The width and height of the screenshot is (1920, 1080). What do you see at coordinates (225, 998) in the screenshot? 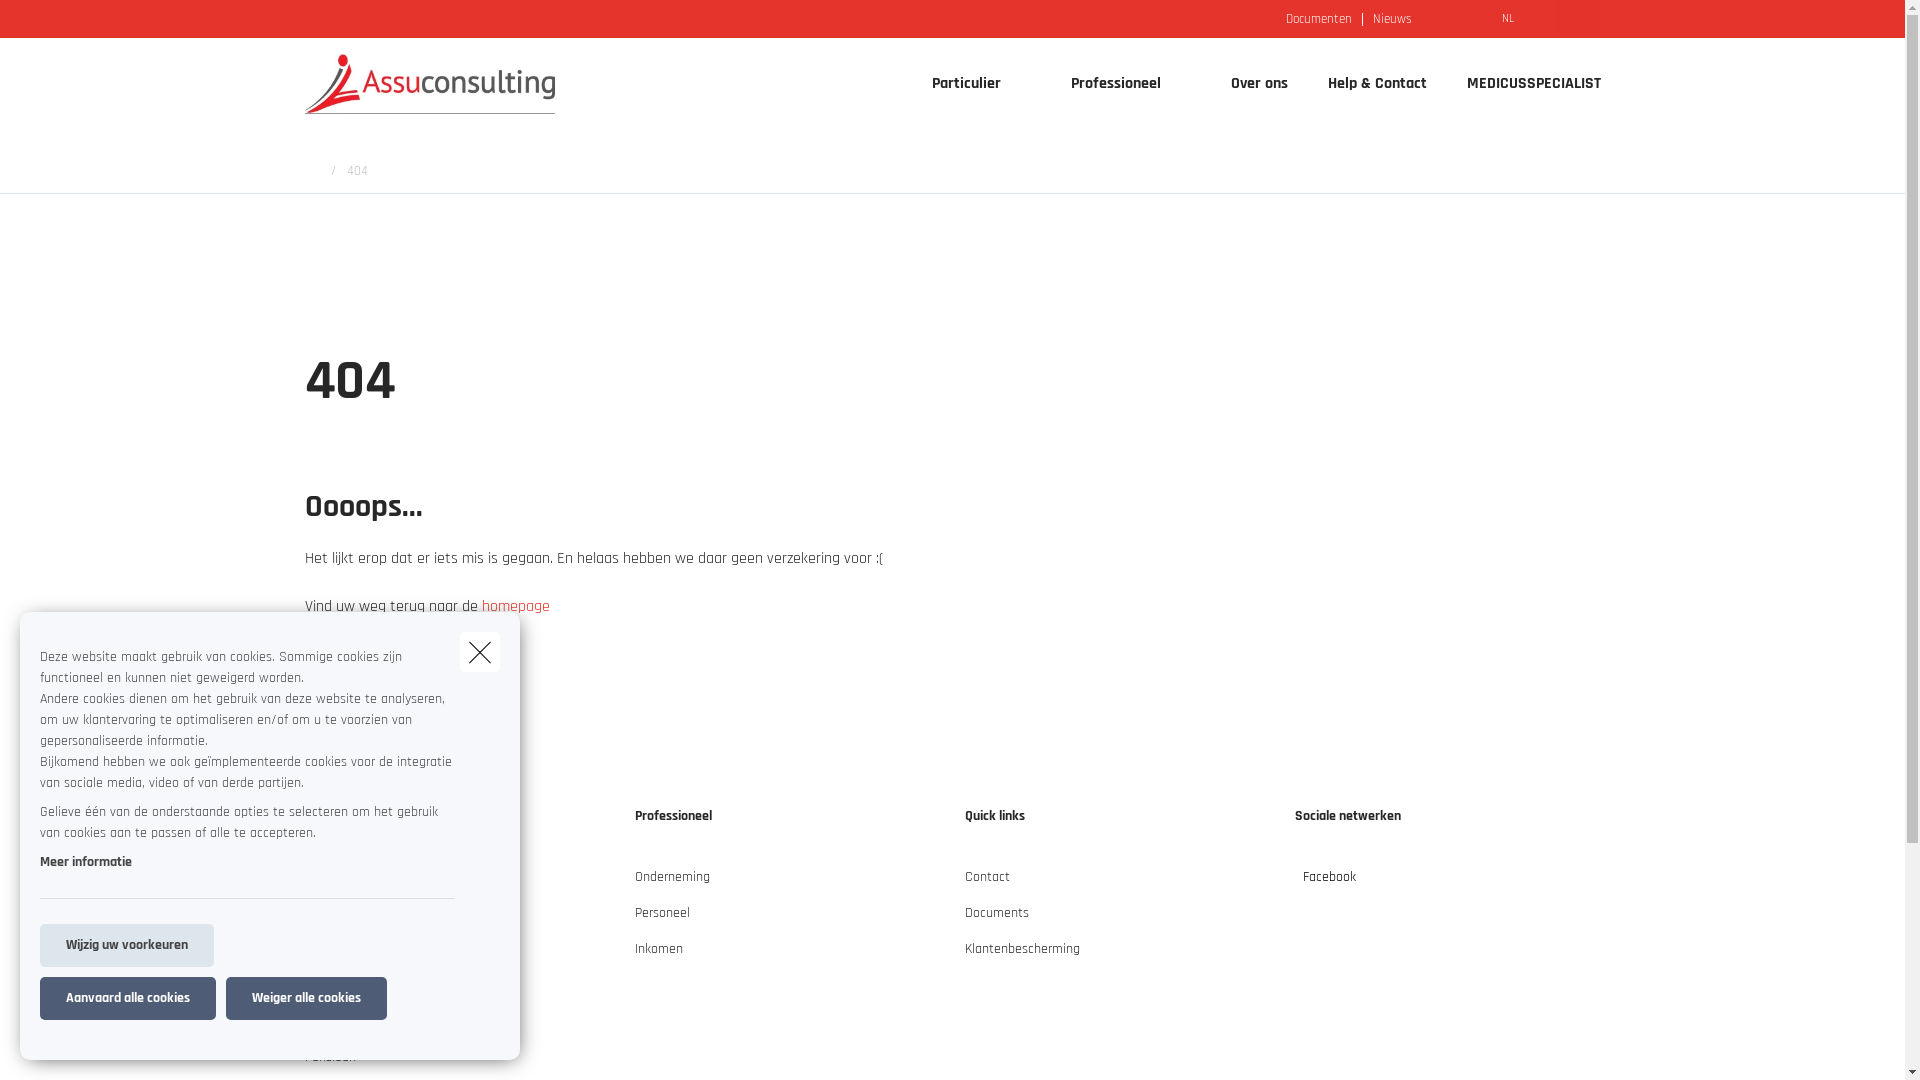
I see `'Weiger alle cookies'` at bounding box center [225, 998].